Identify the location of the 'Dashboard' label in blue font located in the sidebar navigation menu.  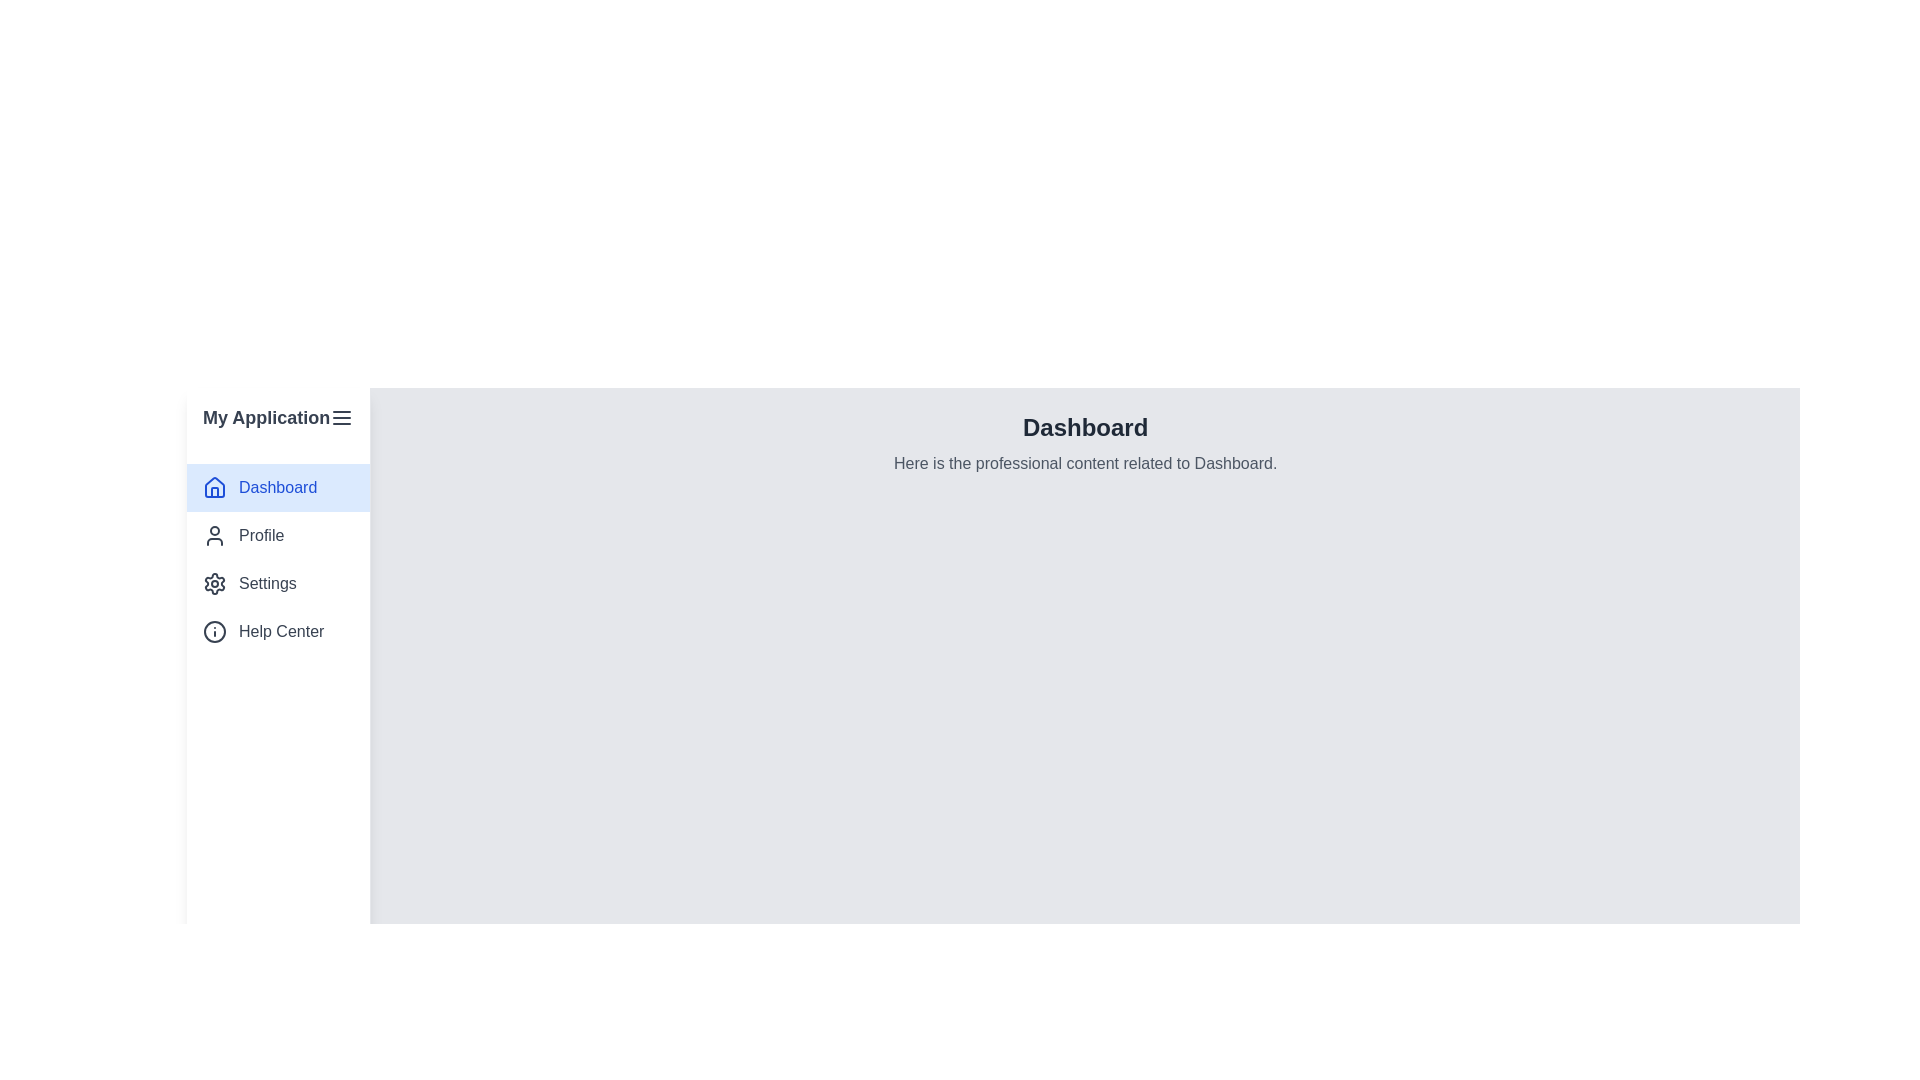
(277, 488).